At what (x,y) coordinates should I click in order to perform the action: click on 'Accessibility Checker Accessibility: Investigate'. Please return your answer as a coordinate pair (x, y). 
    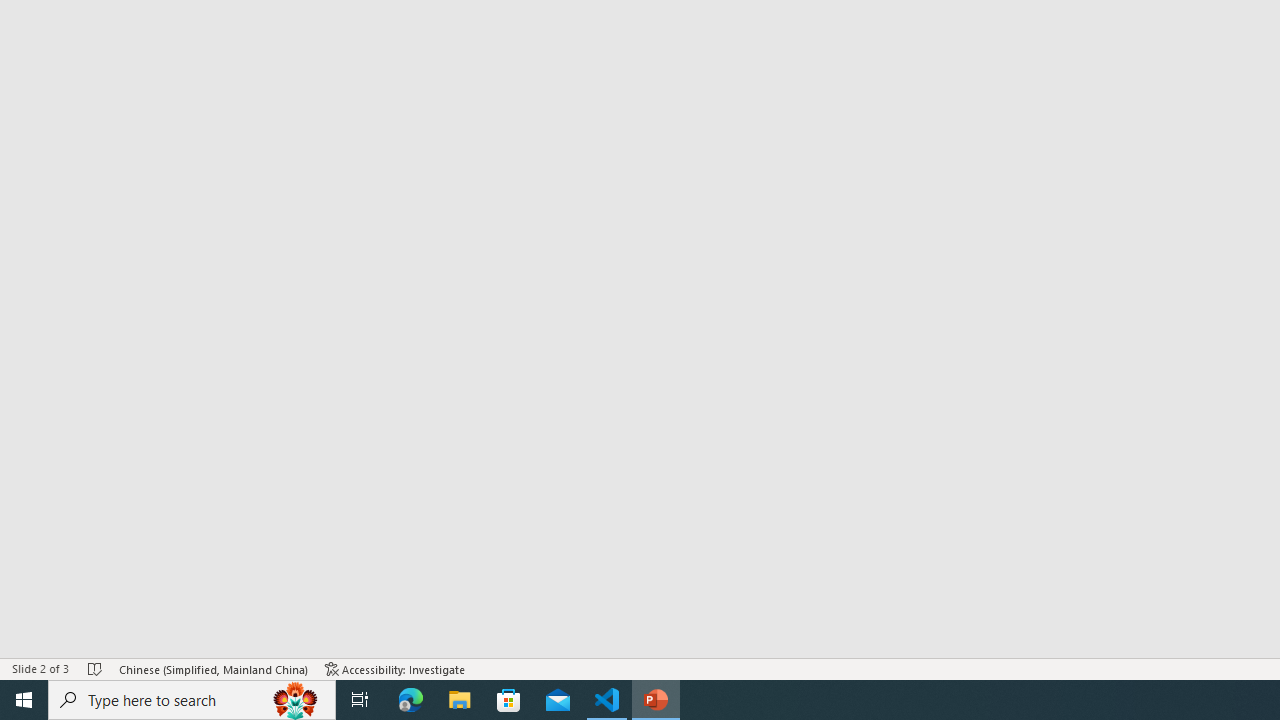
    Looking at the image, I should click on (395, 669).